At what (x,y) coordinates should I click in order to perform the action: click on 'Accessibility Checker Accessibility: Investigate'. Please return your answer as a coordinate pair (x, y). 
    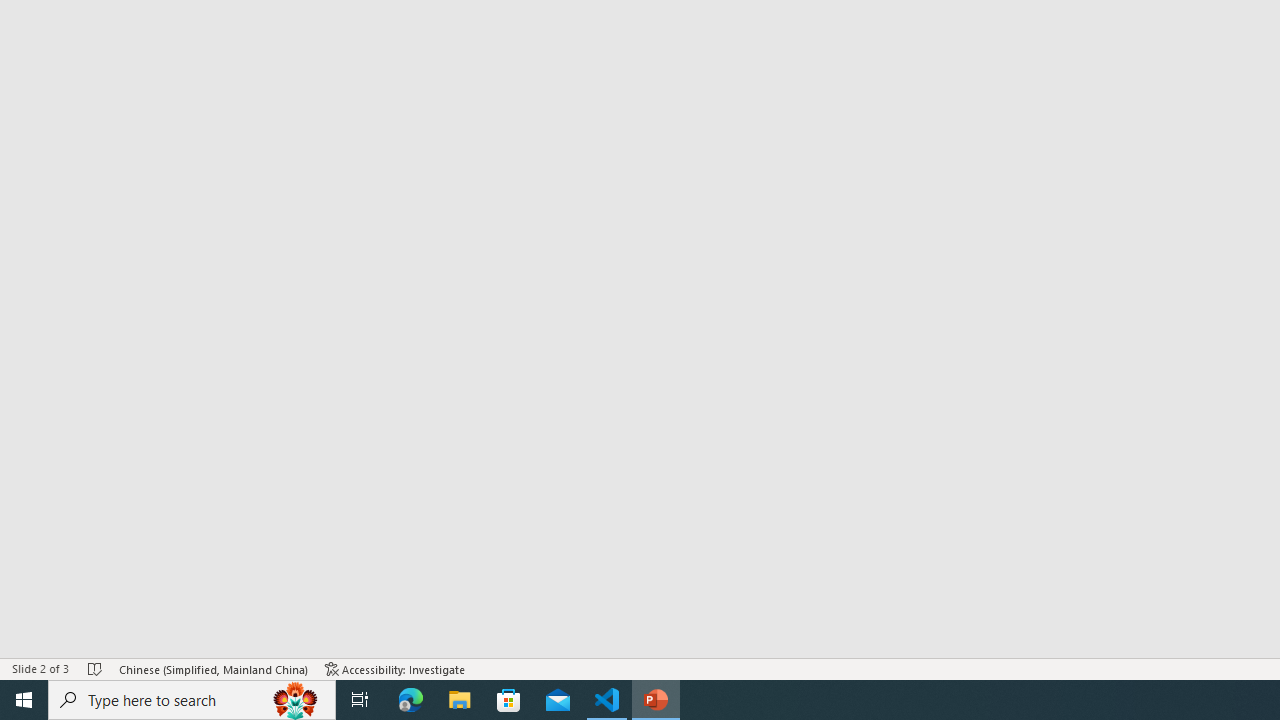
    Looking at the image, I should click on (395, 669).